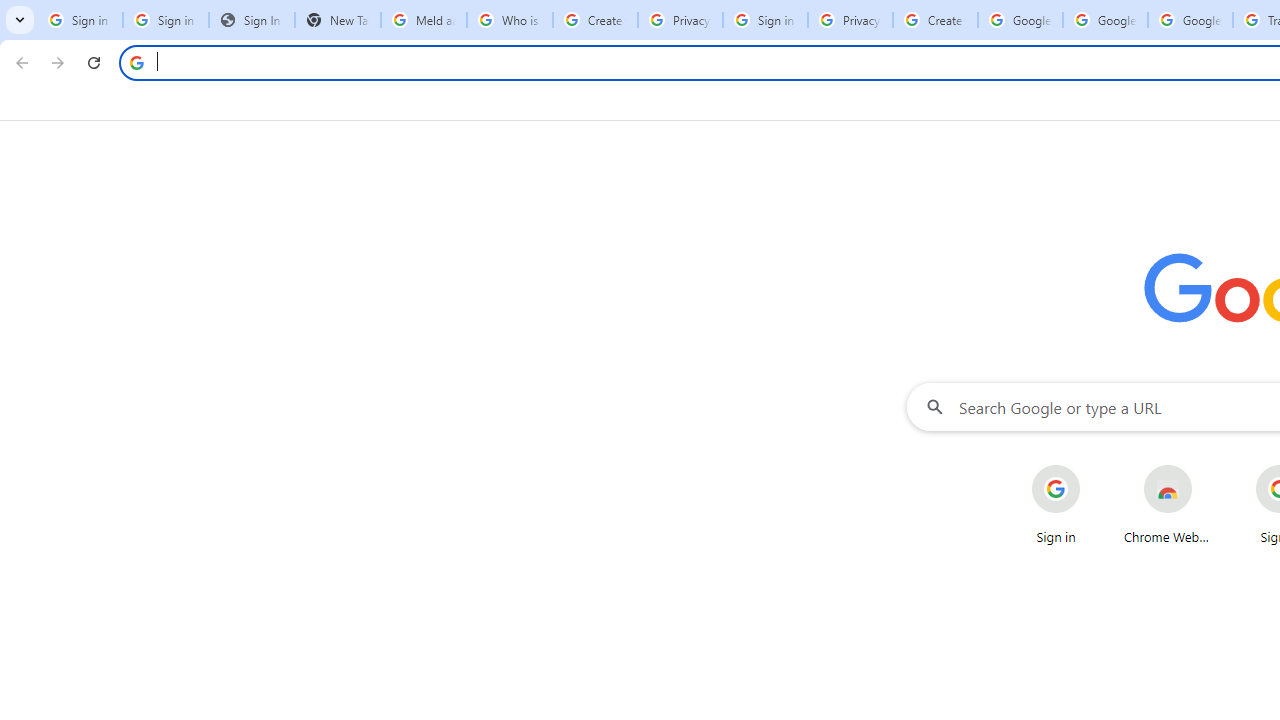 This screenshot has width=1280, height=720. I want to click on 'Forward', so click(58, 61).